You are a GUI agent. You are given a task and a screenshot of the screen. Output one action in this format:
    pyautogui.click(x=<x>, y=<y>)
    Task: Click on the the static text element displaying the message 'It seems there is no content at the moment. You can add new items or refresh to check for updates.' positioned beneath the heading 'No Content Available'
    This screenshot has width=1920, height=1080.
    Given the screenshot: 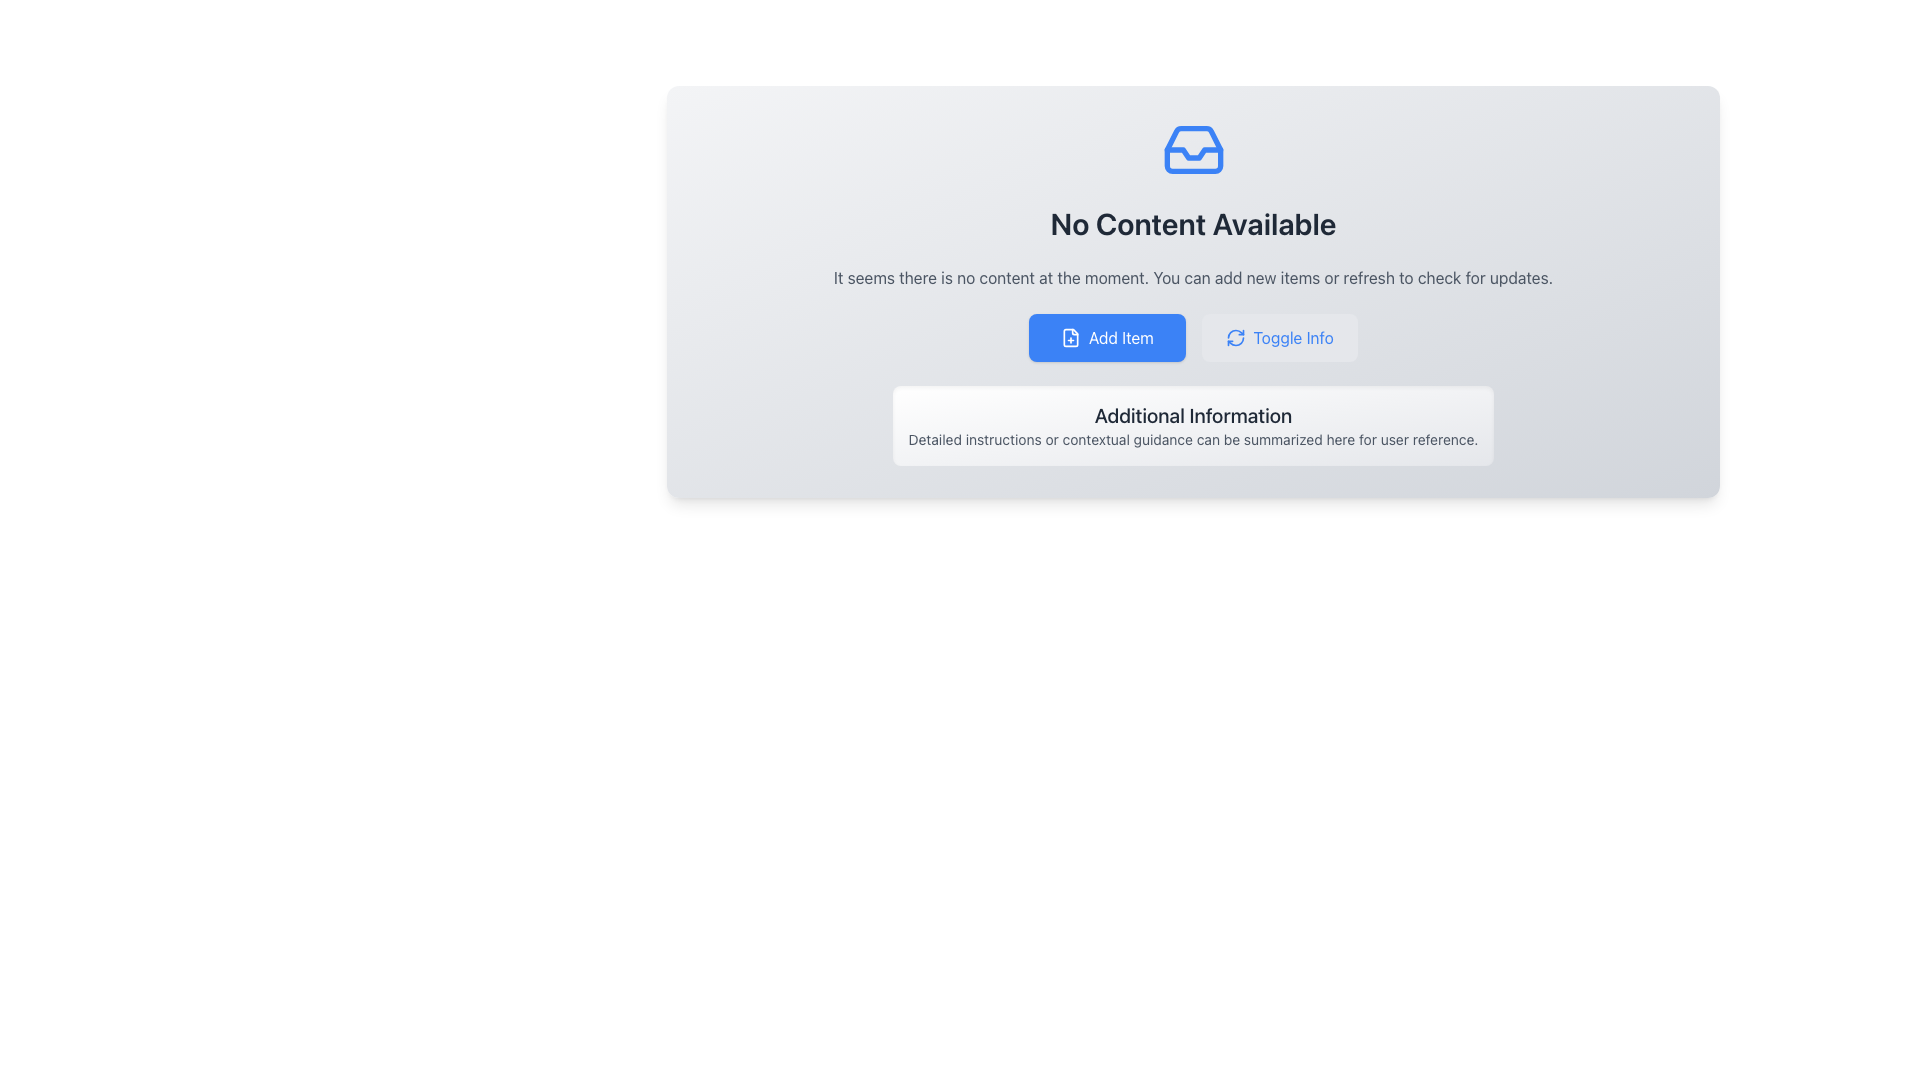 What is the action you would take?
    pyautogui.click(x=1193, y=277)
    